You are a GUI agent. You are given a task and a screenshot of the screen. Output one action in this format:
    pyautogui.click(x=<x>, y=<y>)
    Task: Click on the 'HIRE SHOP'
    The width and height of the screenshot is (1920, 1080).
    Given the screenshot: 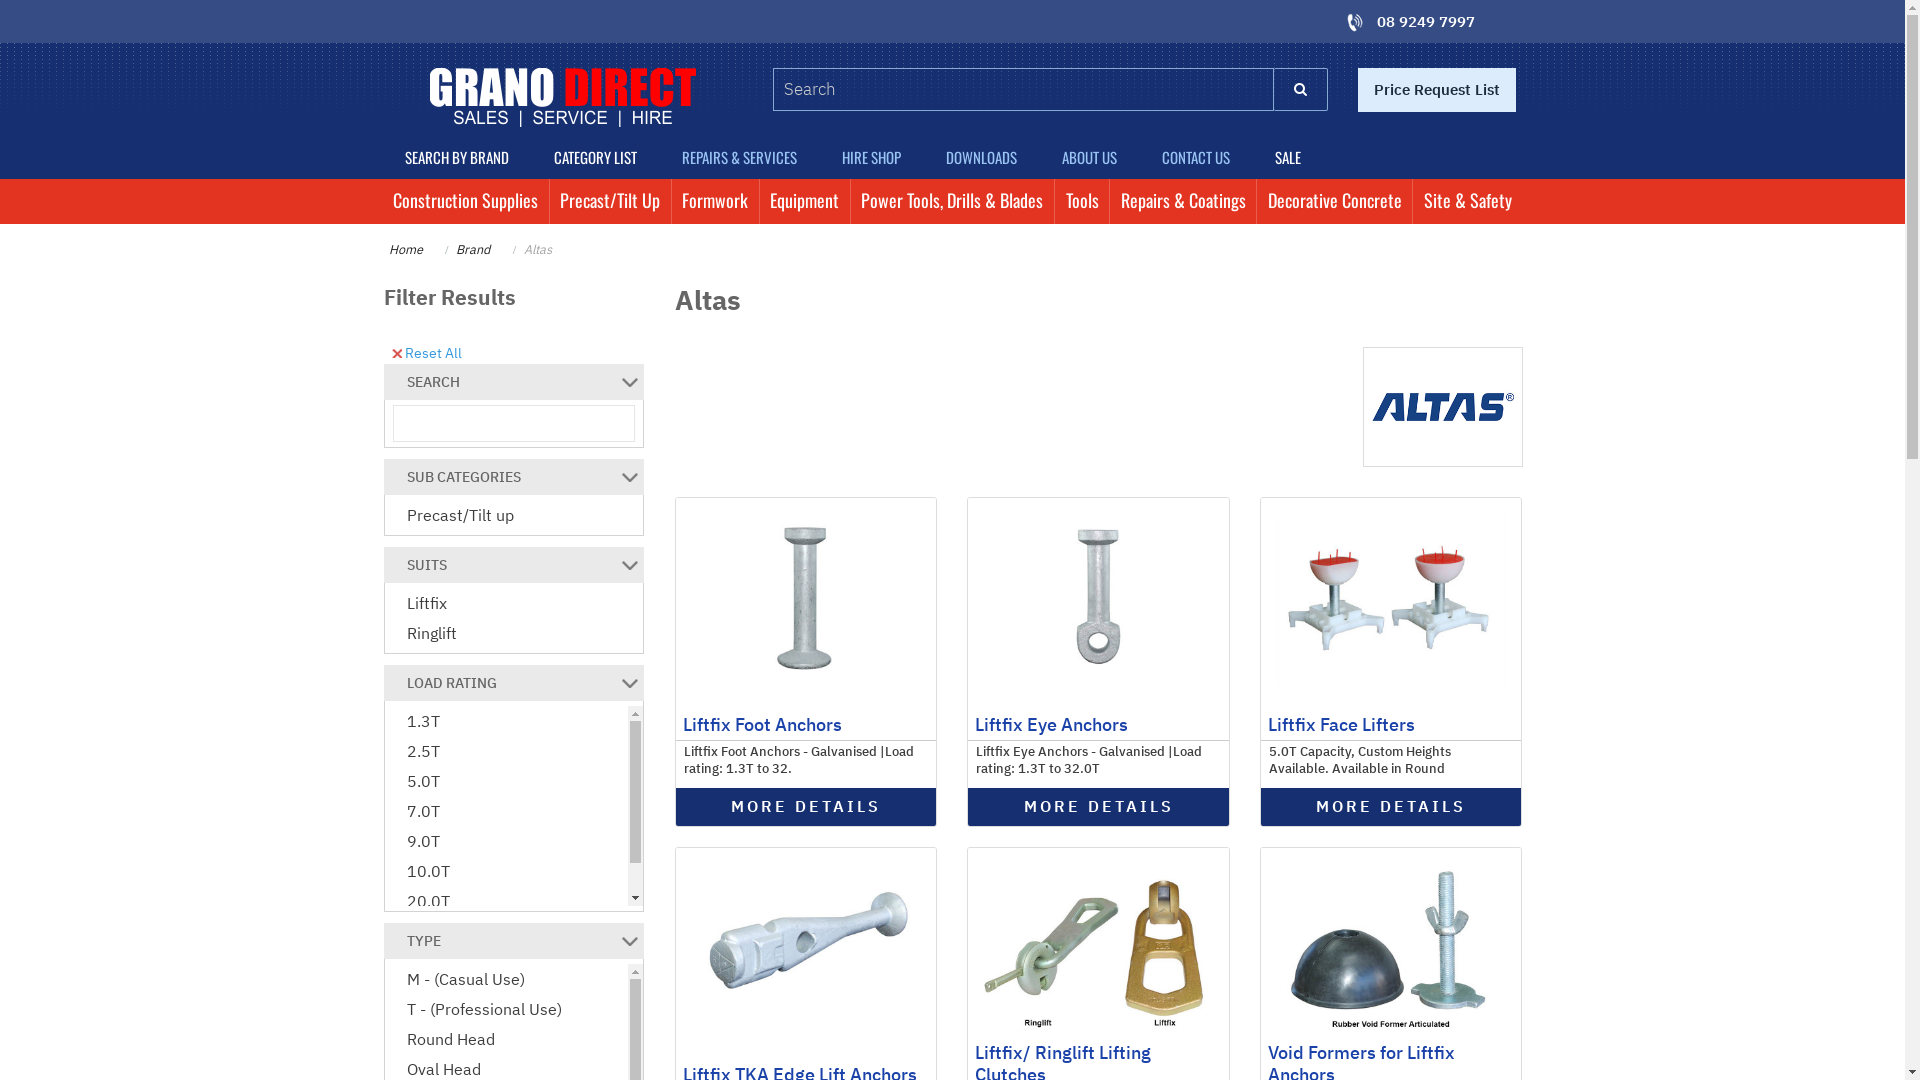 What is the action you would take?
    pyautogui.click(x=872, y=157)
    